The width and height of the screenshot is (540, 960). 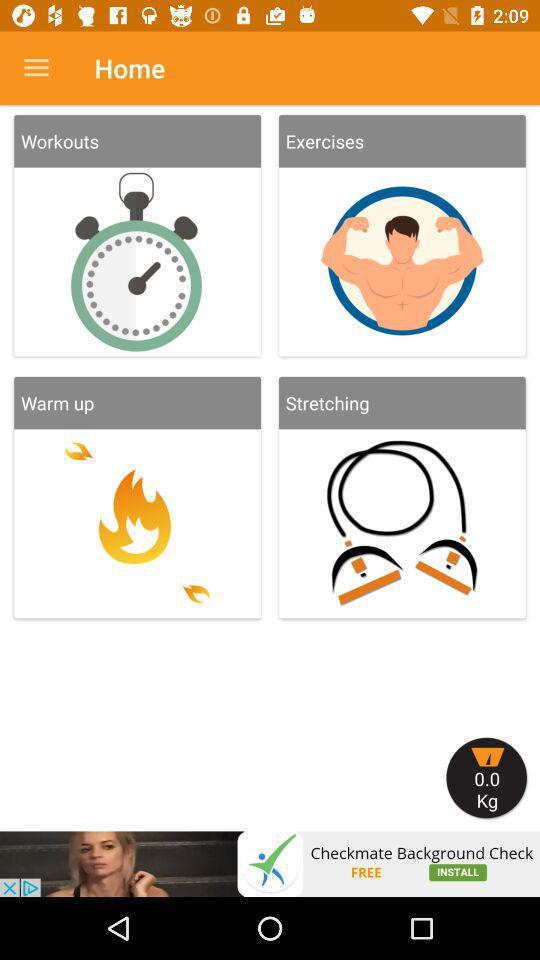 I want to click on kilo kram button, so click(x=486, y=777).